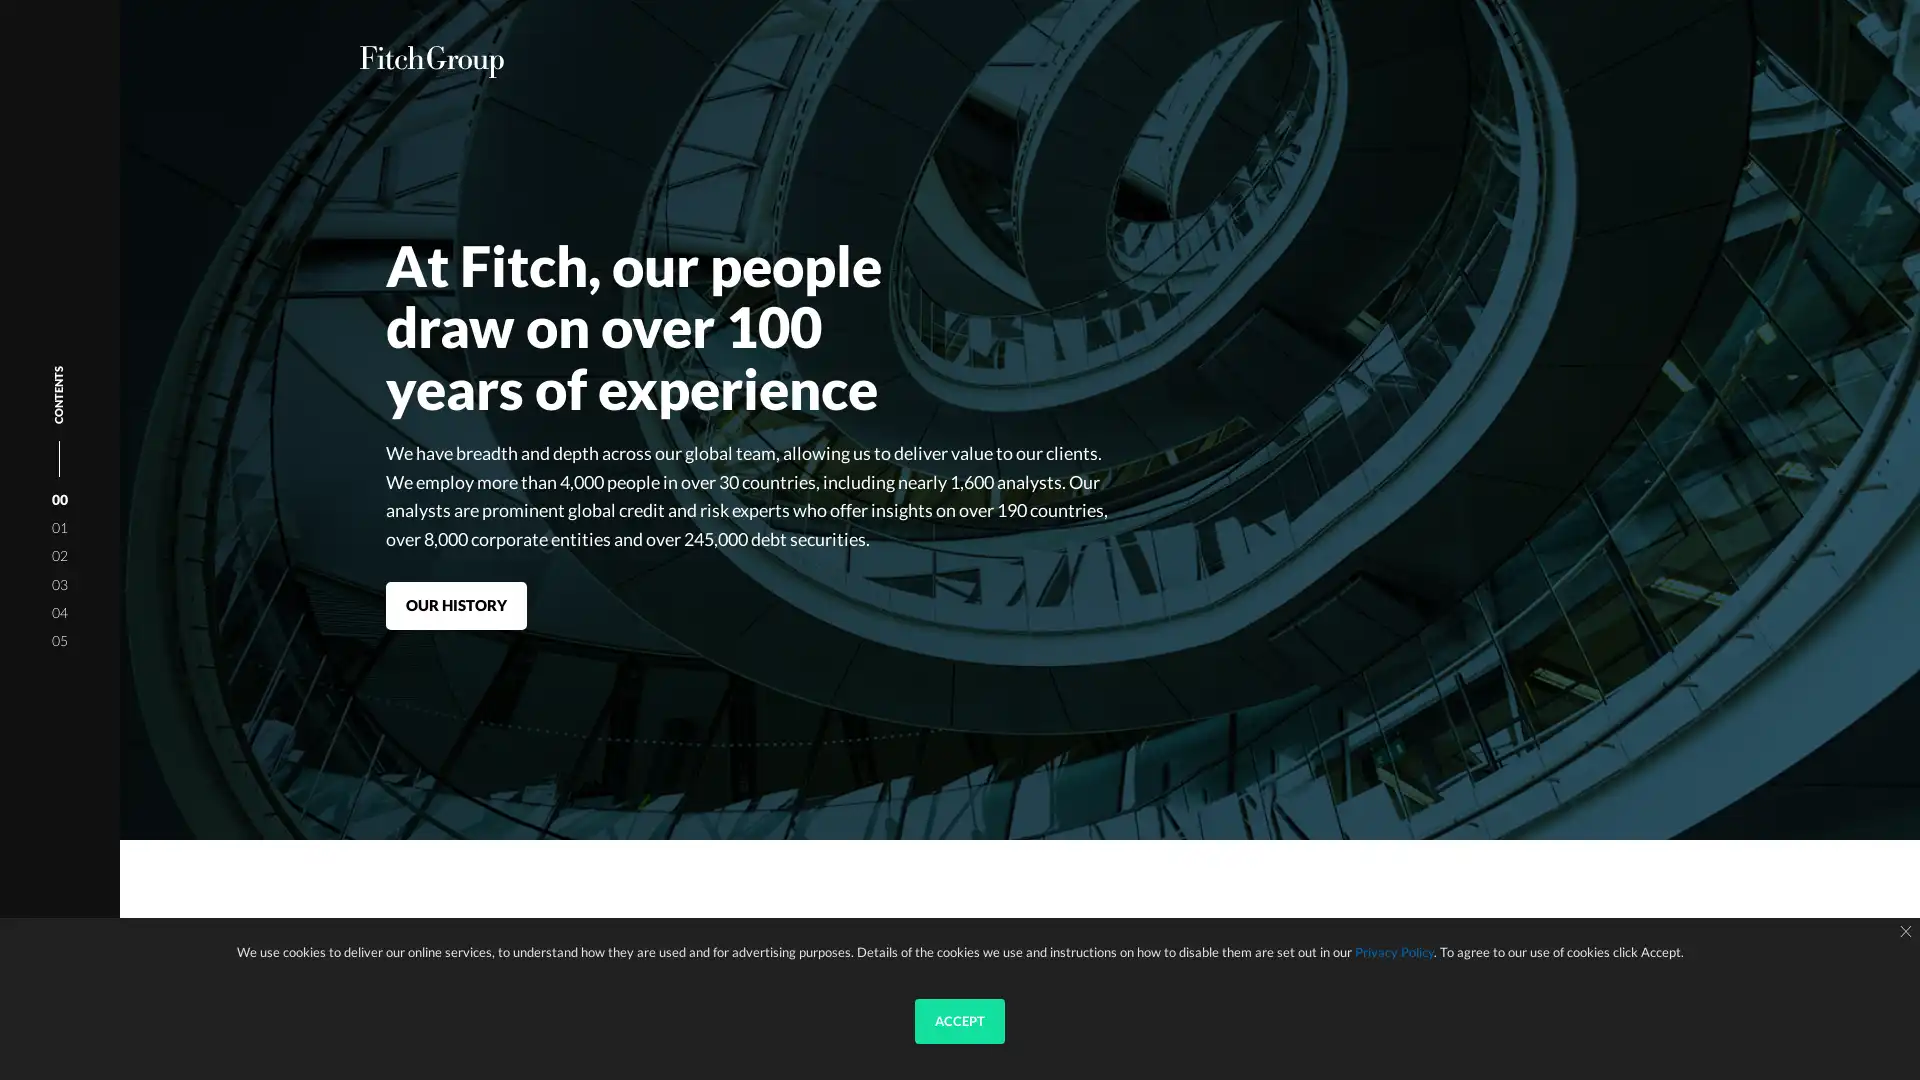 Image resolution: width=1920 pixels, height=1080 pixels. I want to click on ACCEPT, so click(960, 1021).